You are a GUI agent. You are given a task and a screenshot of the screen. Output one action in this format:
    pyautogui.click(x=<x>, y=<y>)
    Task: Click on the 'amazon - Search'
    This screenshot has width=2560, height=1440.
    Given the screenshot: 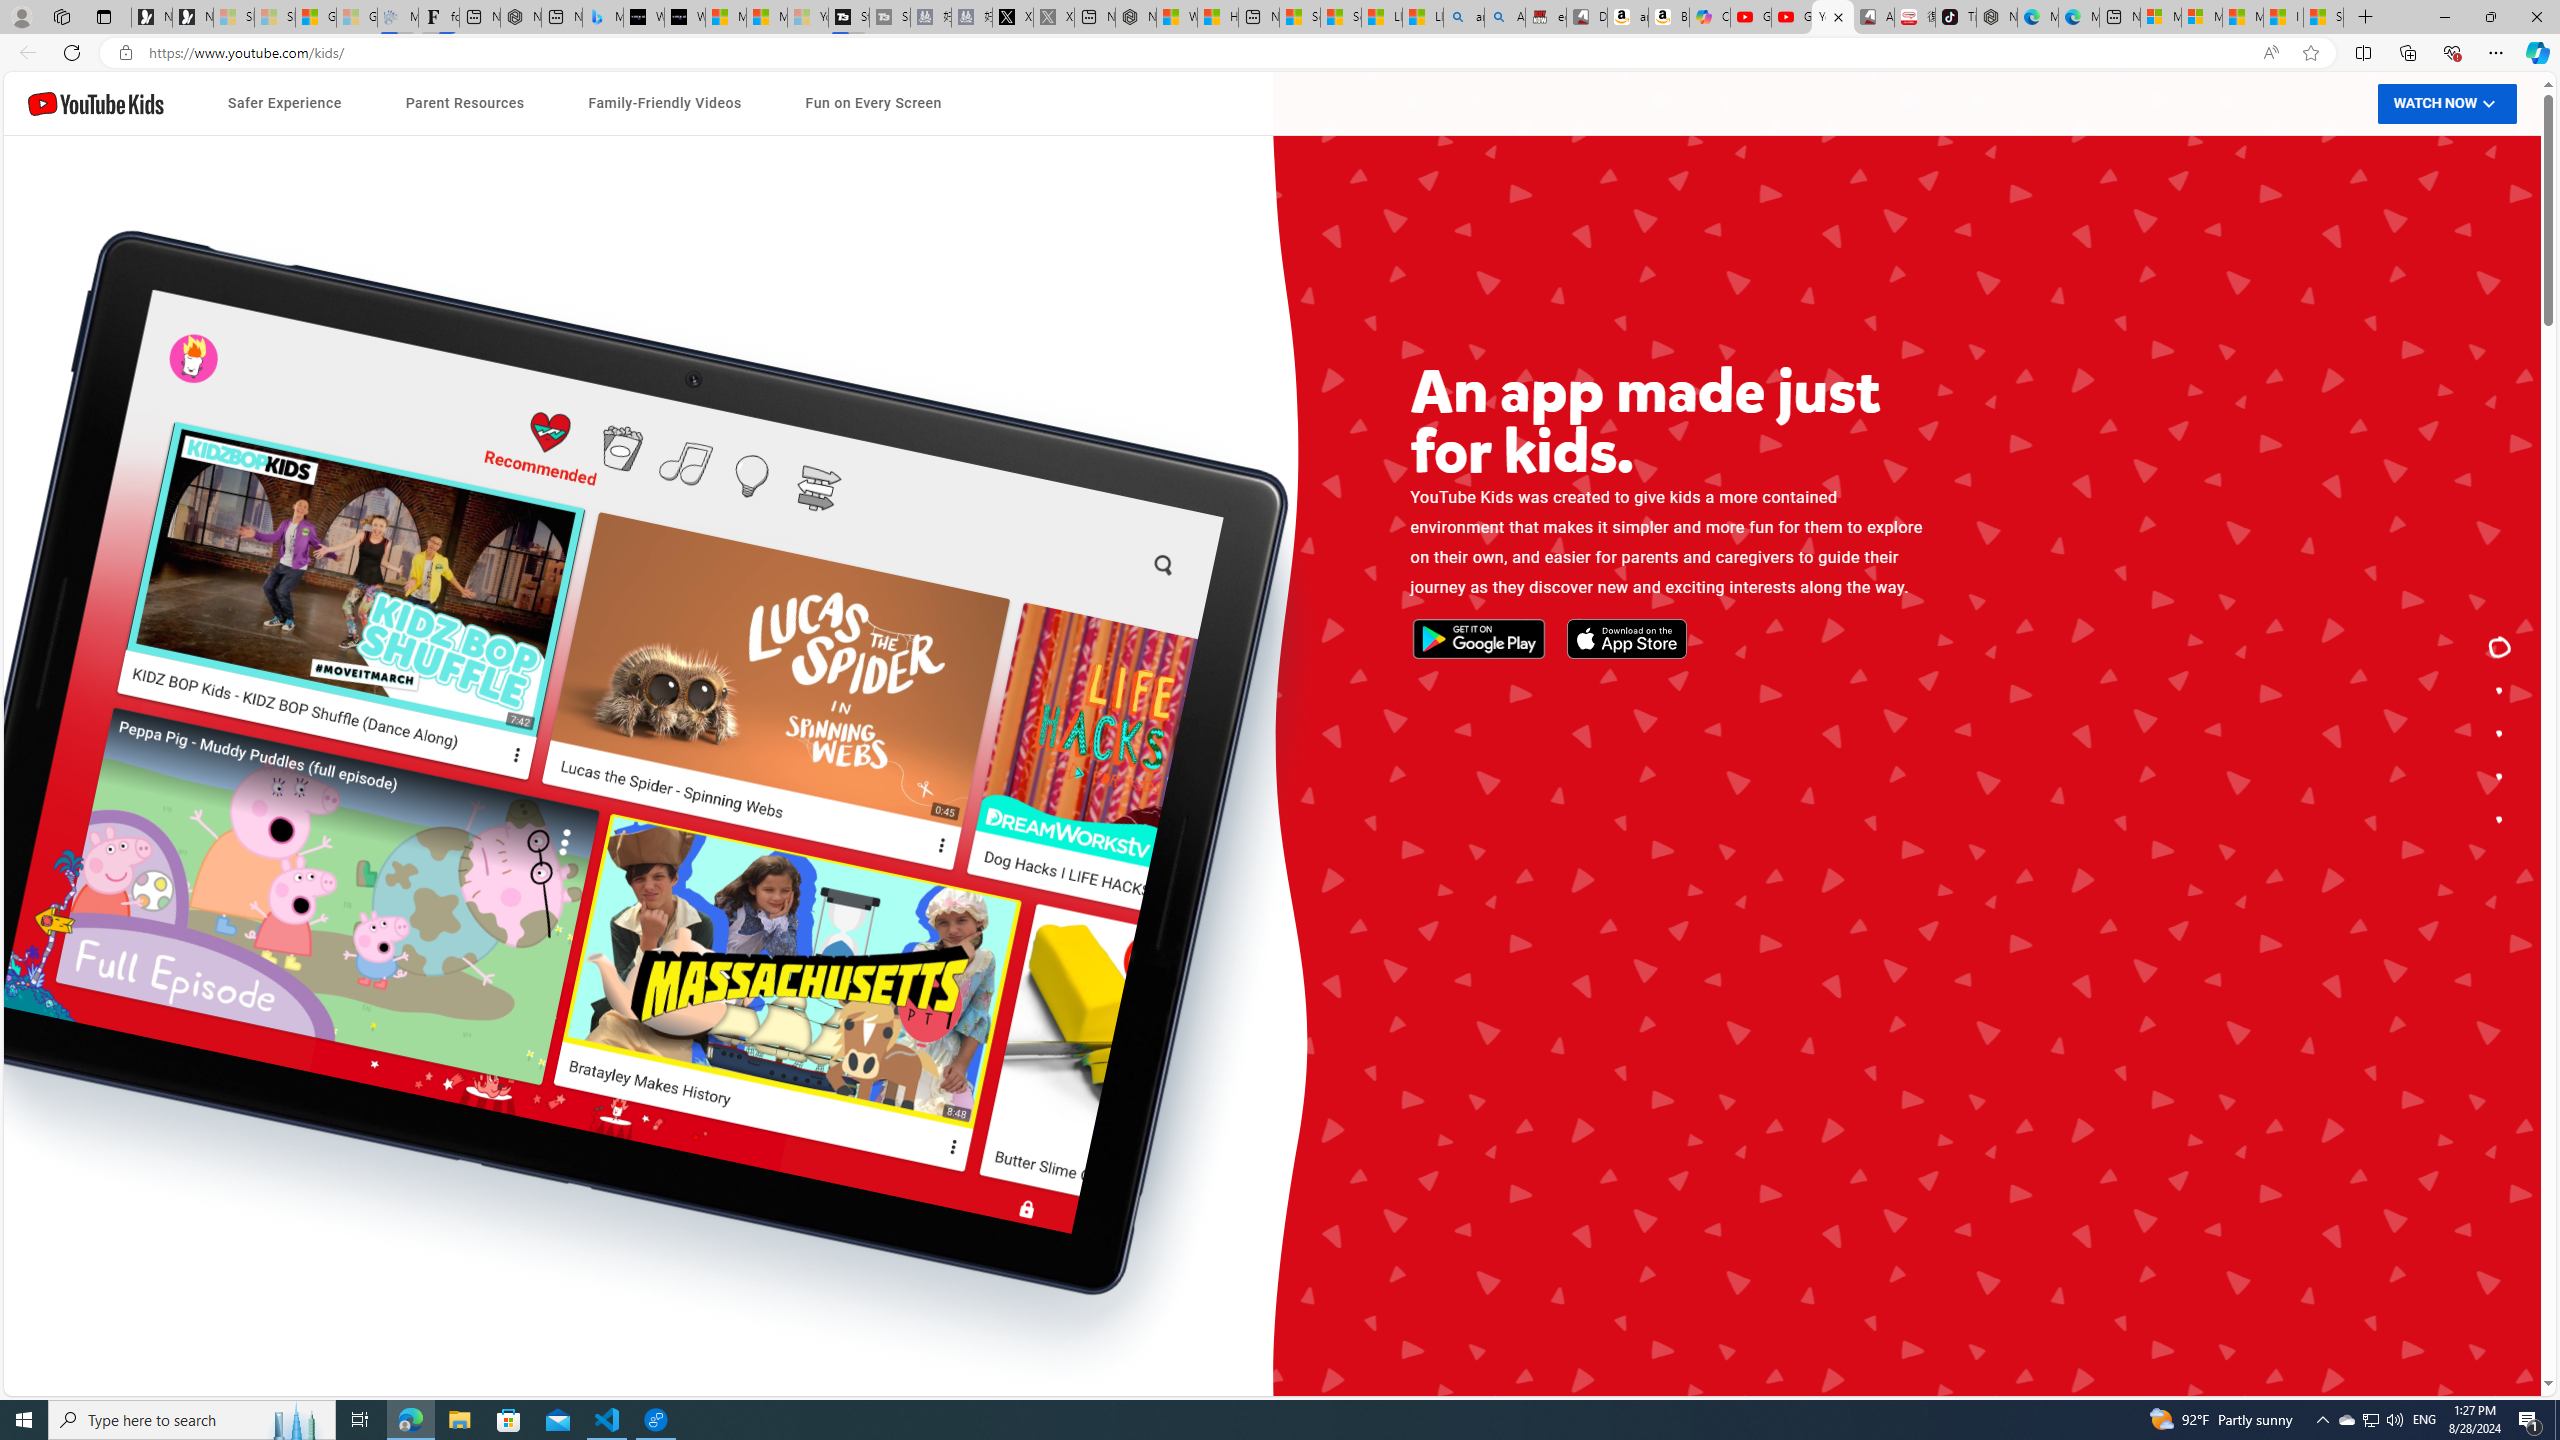 What is the action you would take?
    pyautogui.click(x=1463, y=16)
    